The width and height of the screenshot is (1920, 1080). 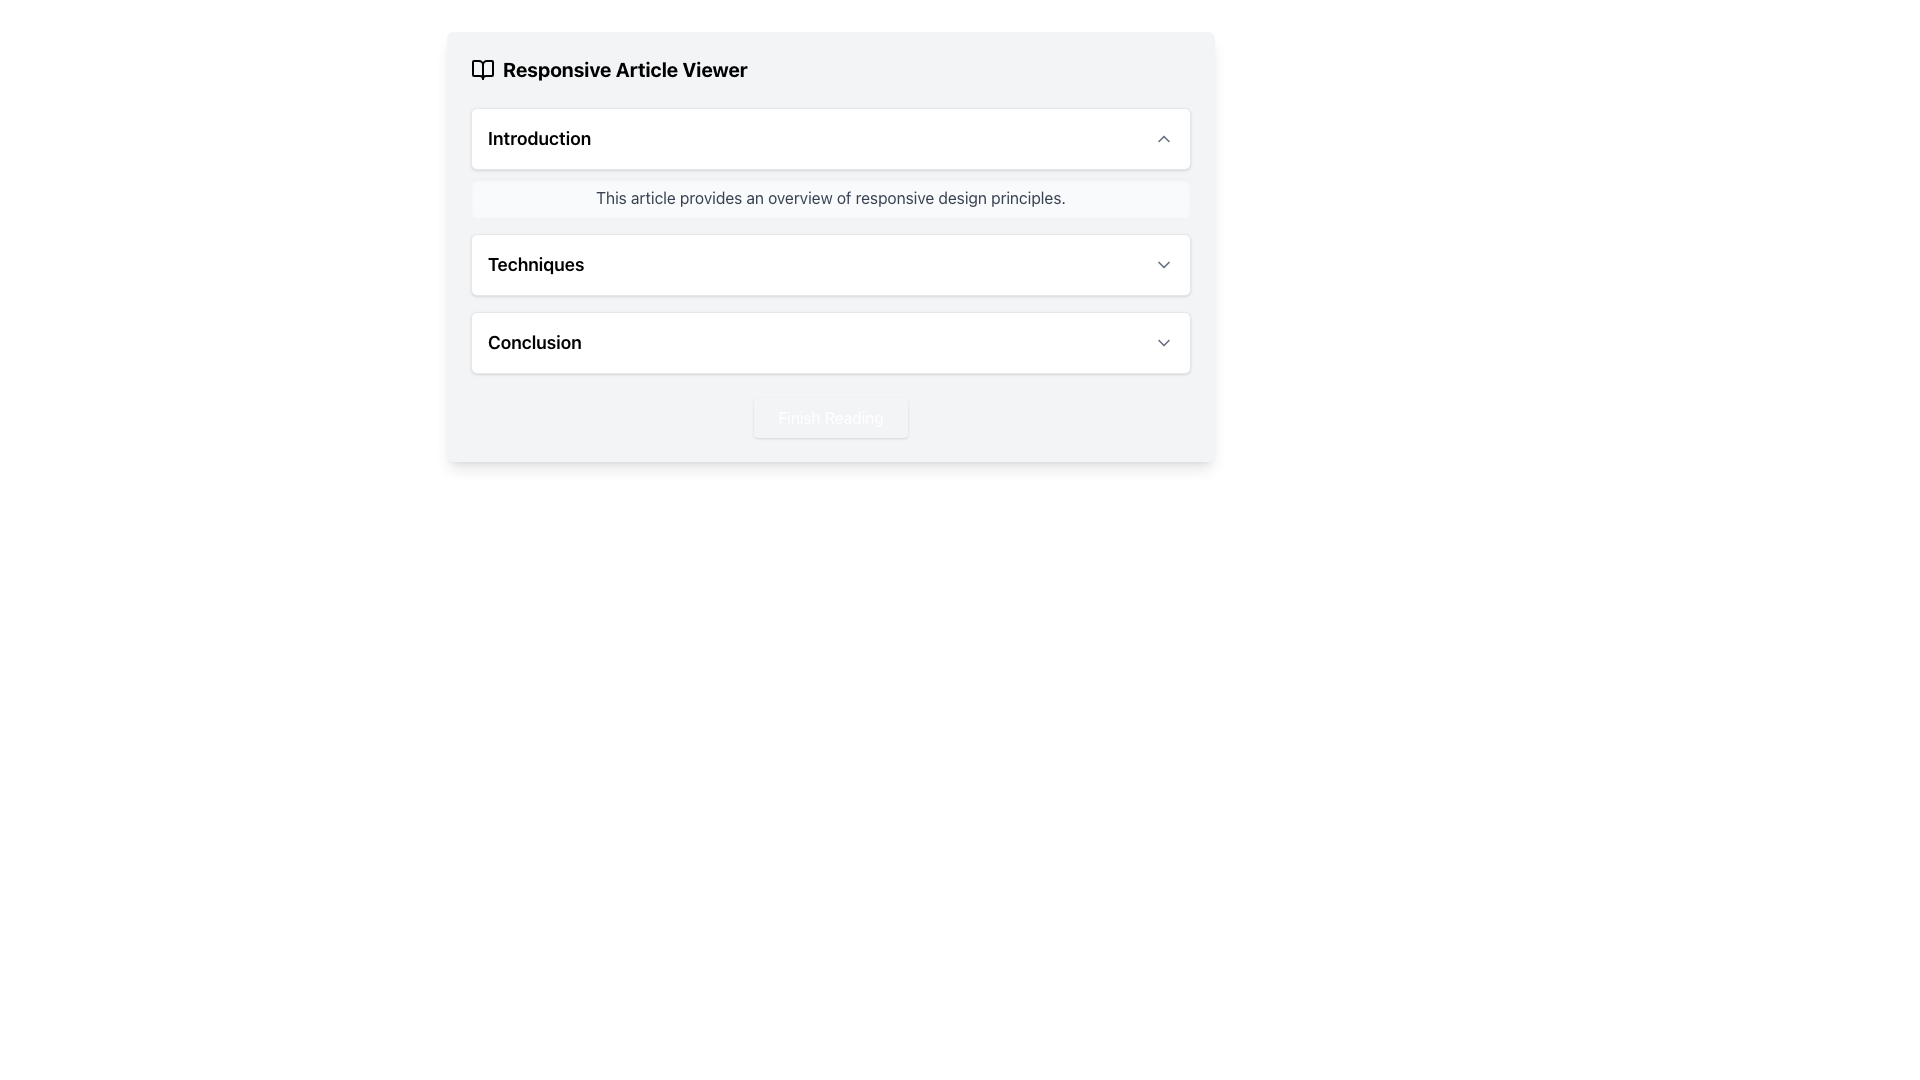 I want to click on the 'Techniques' collapsible list item, which is the second item under 'Responsive Article Viewer', so click(x=830, y=264).